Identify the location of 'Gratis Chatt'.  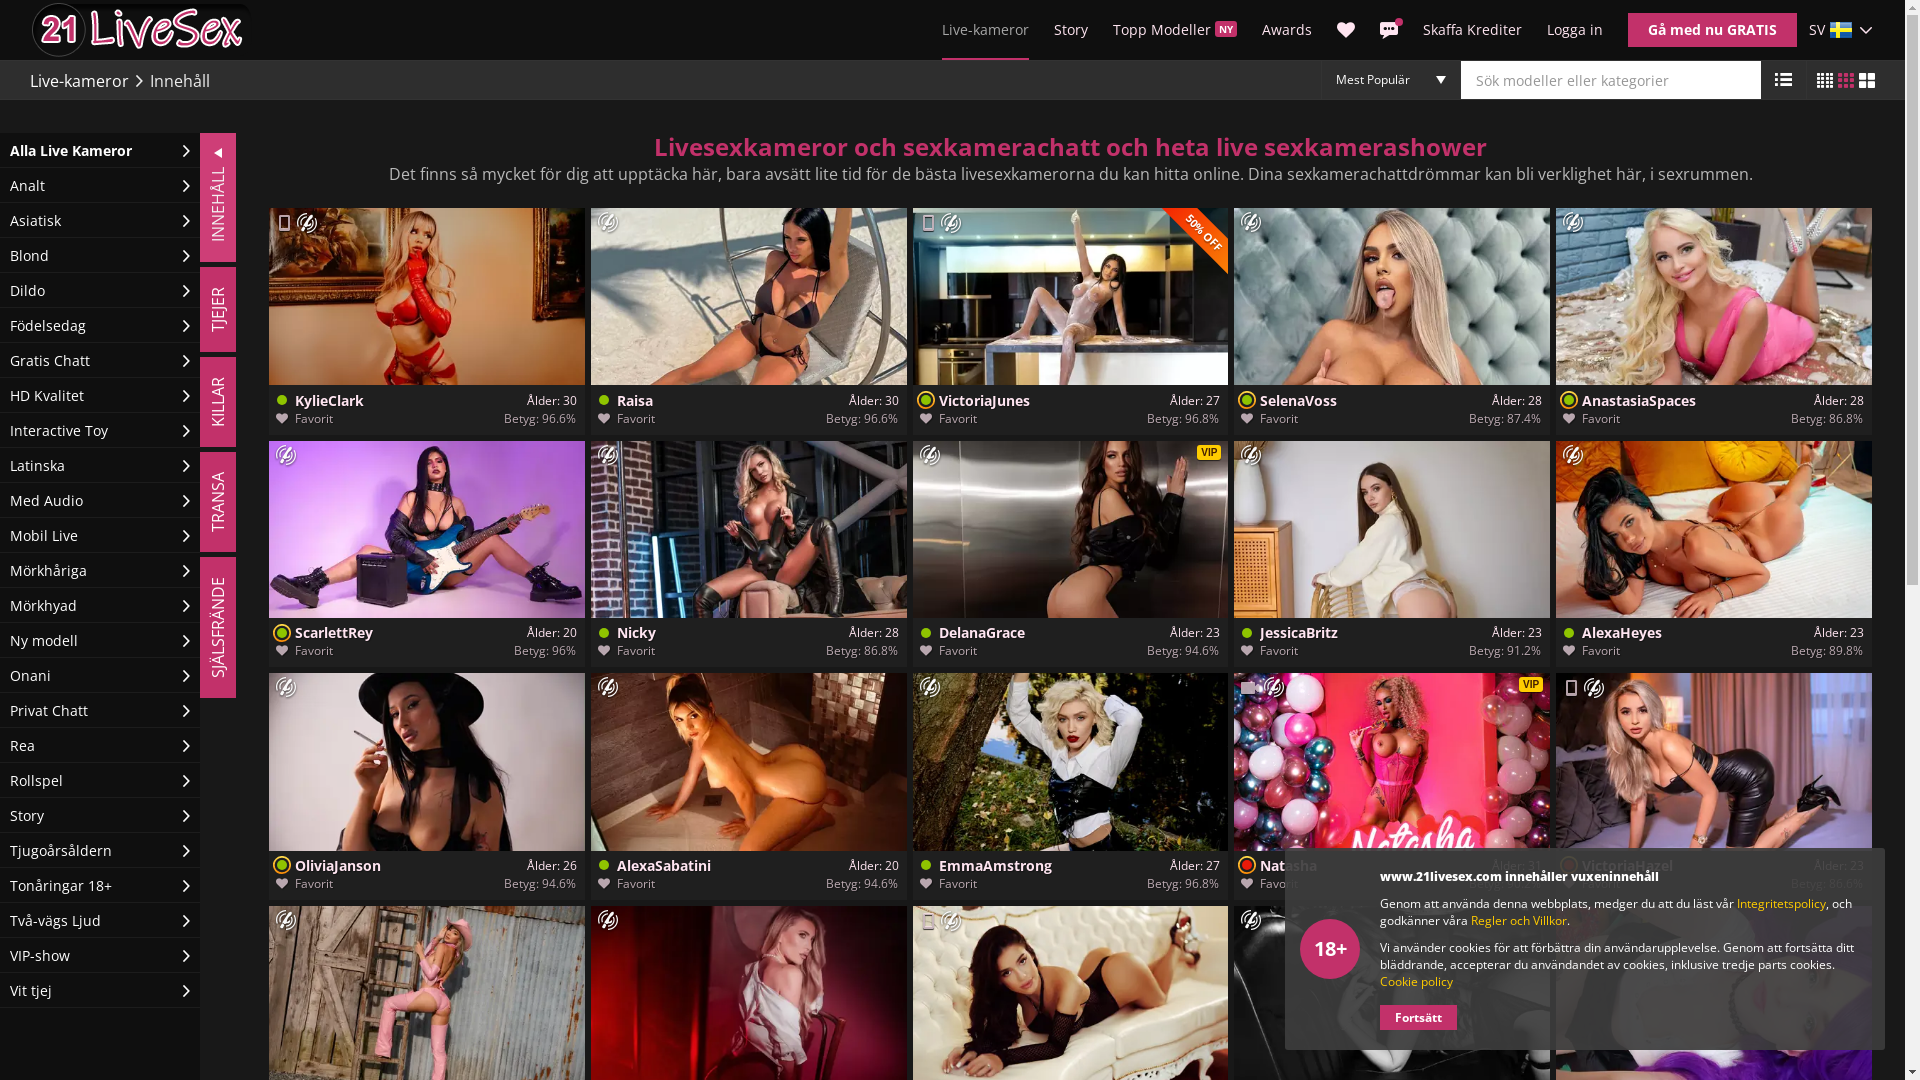
(99, 360).